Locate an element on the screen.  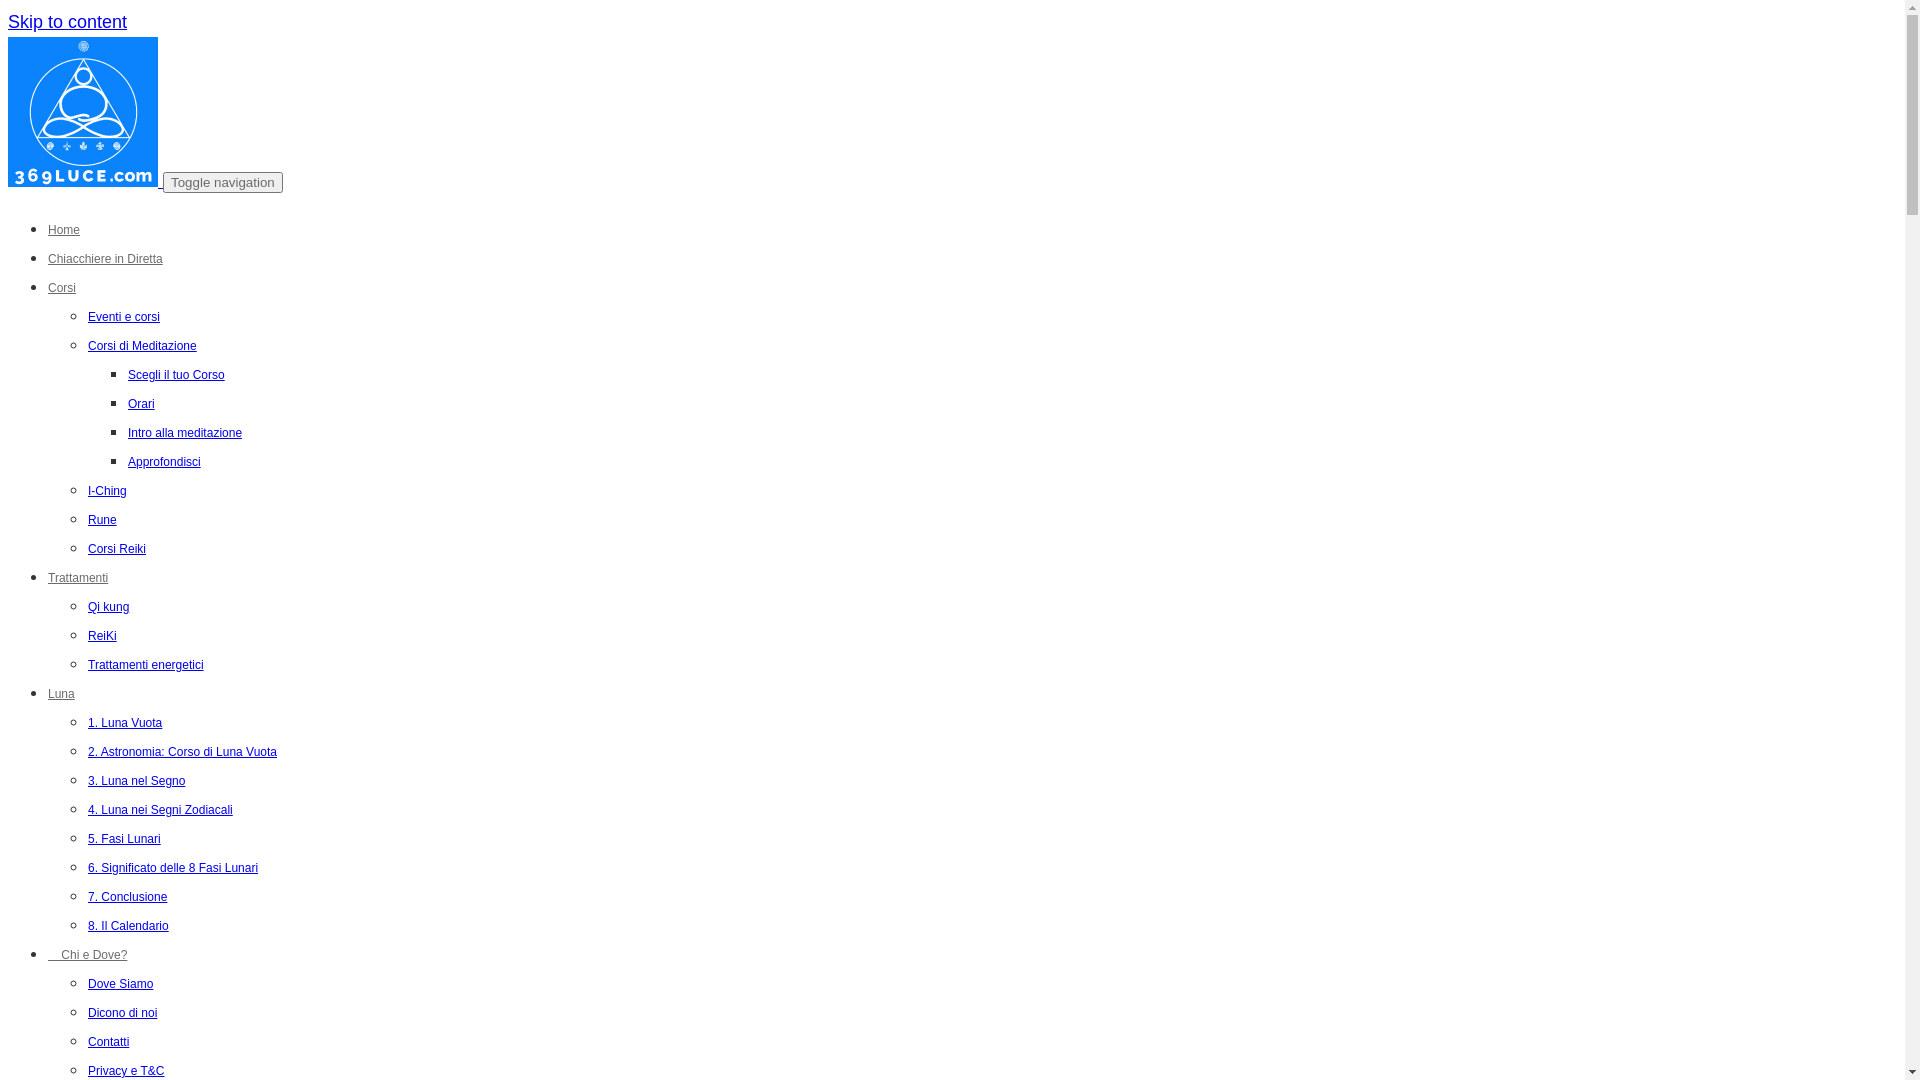
'4. Luna nei Segni Zodiacali' is located at coordinates (160, 810).